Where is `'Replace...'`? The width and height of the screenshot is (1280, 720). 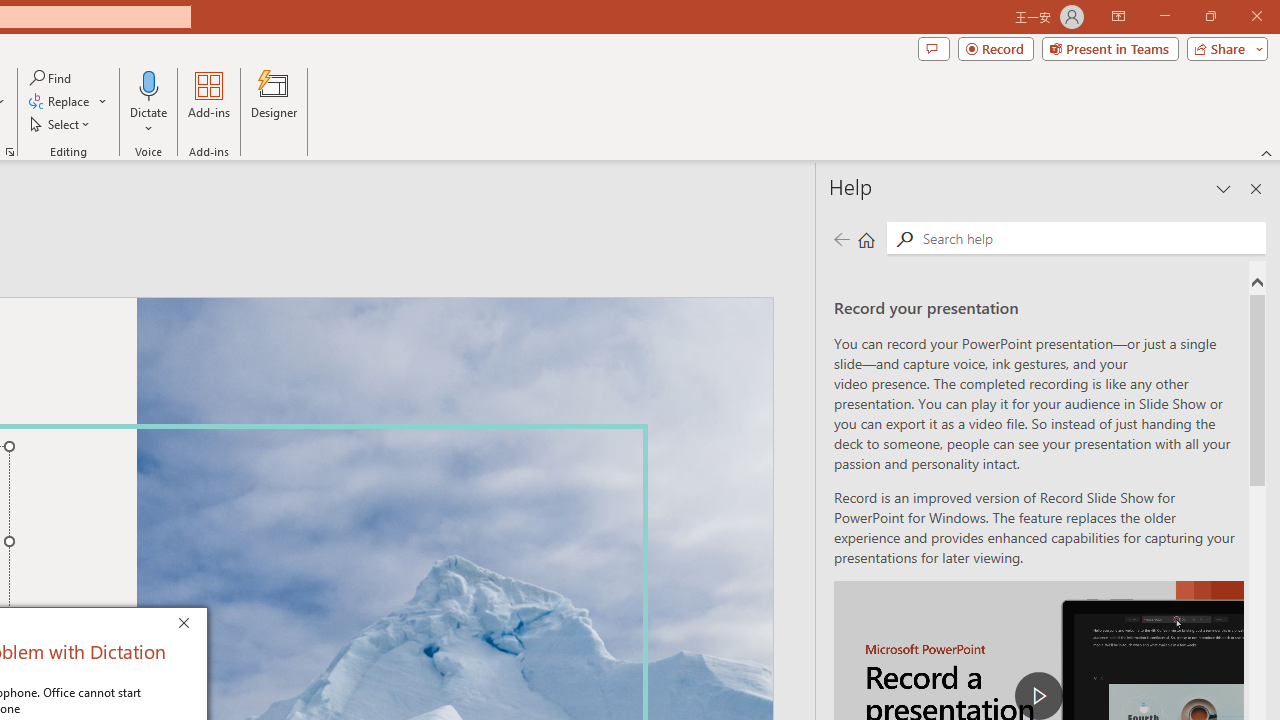
'Replace...' is located at coordinates (60, 101).